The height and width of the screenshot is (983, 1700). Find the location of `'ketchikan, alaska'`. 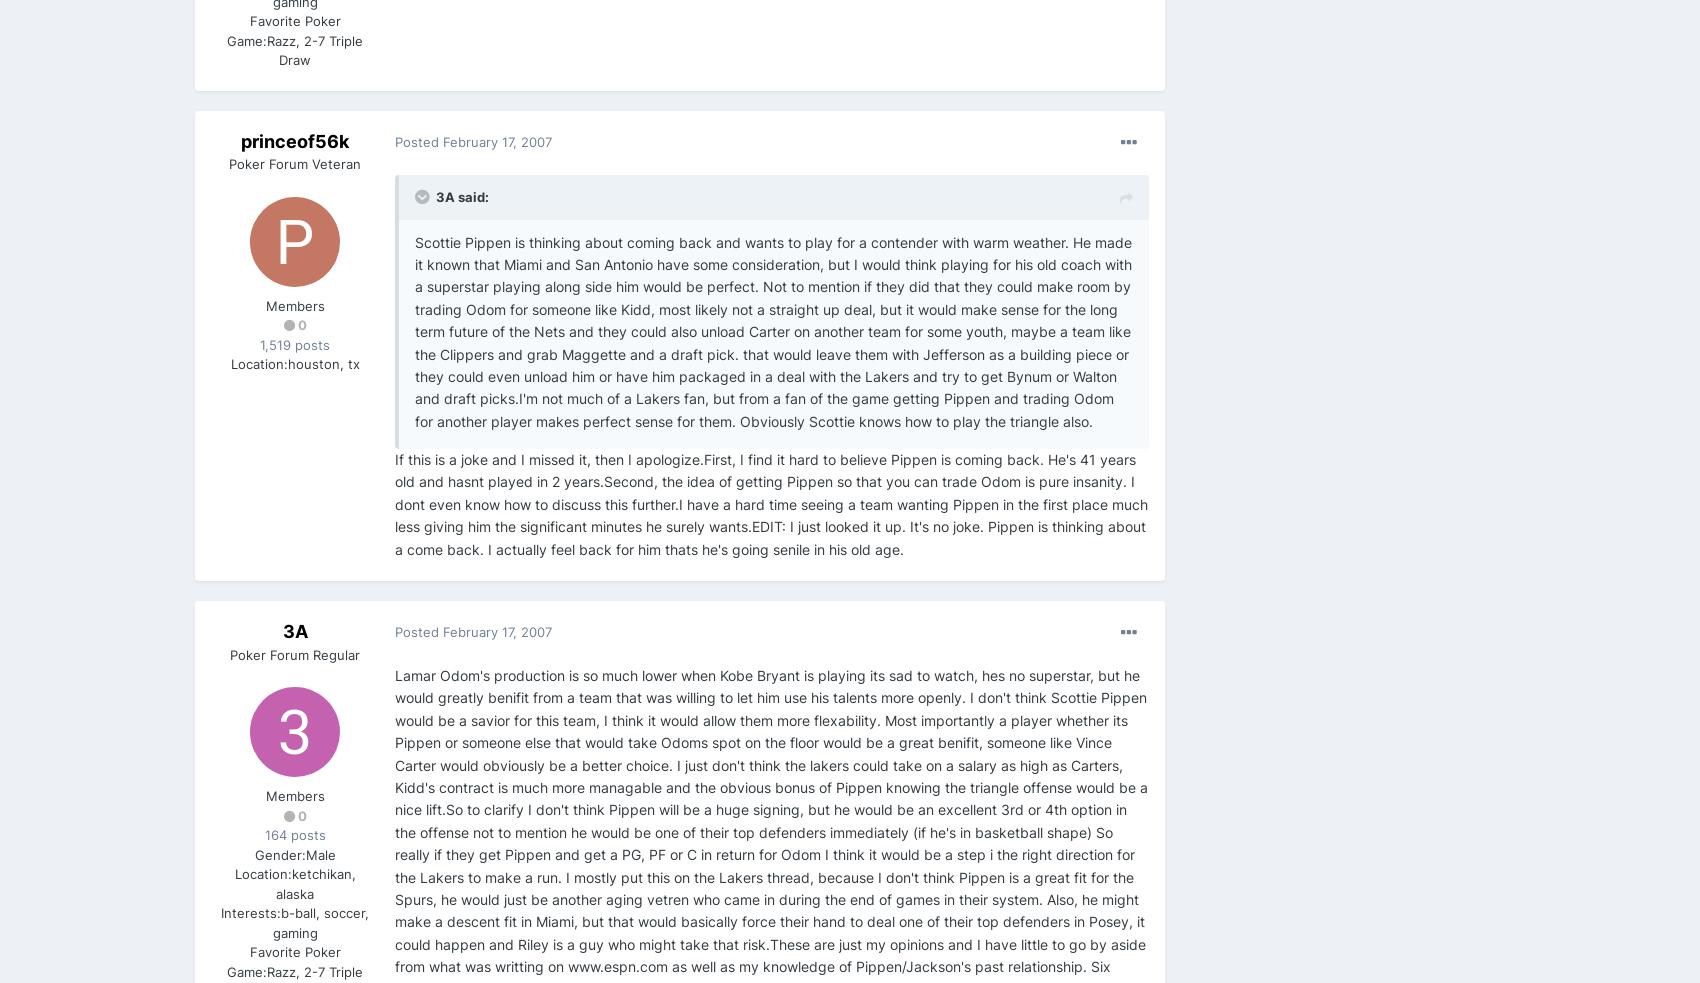

'ketchikan, alaska' is located at coordinates (315, 883).